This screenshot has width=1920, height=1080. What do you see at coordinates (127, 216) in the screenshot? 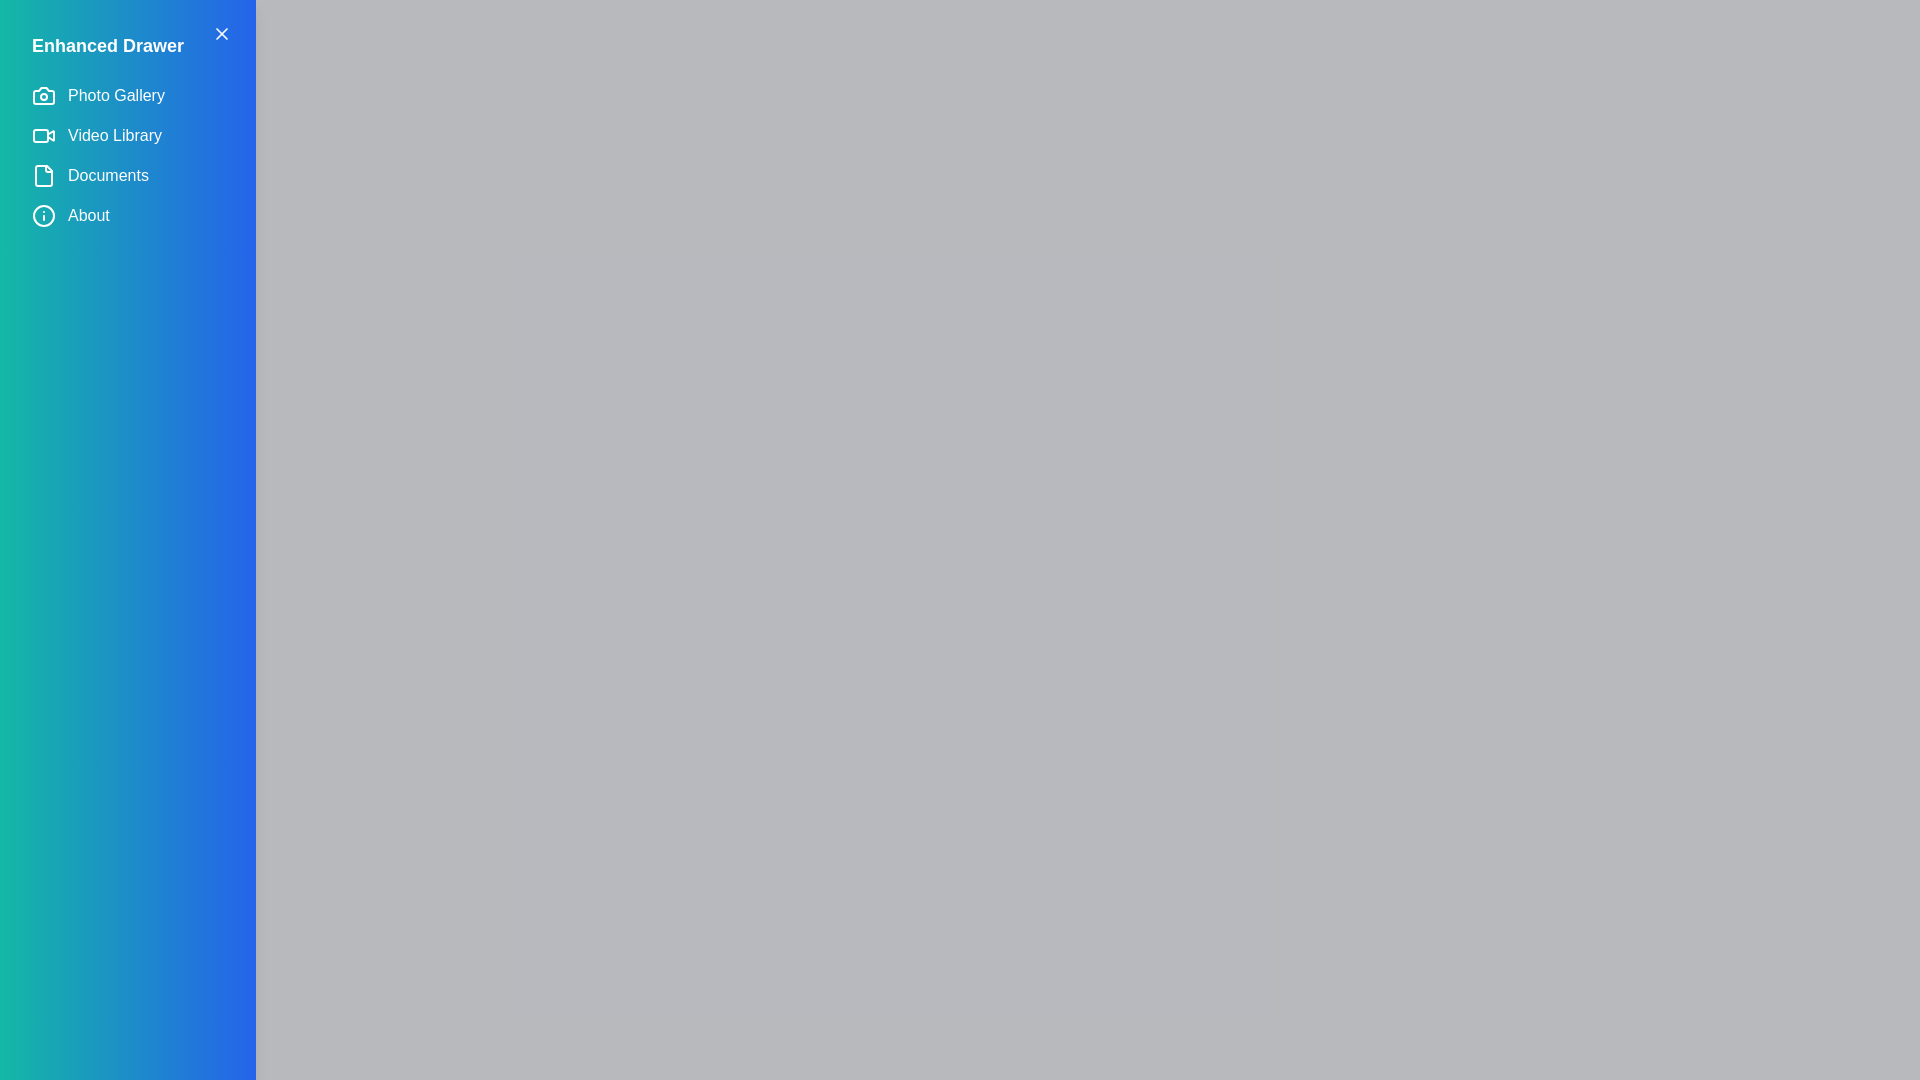
I see `the fourth menu item in the vertical sidebar list to highlight it` at bounding box center [127, 216].